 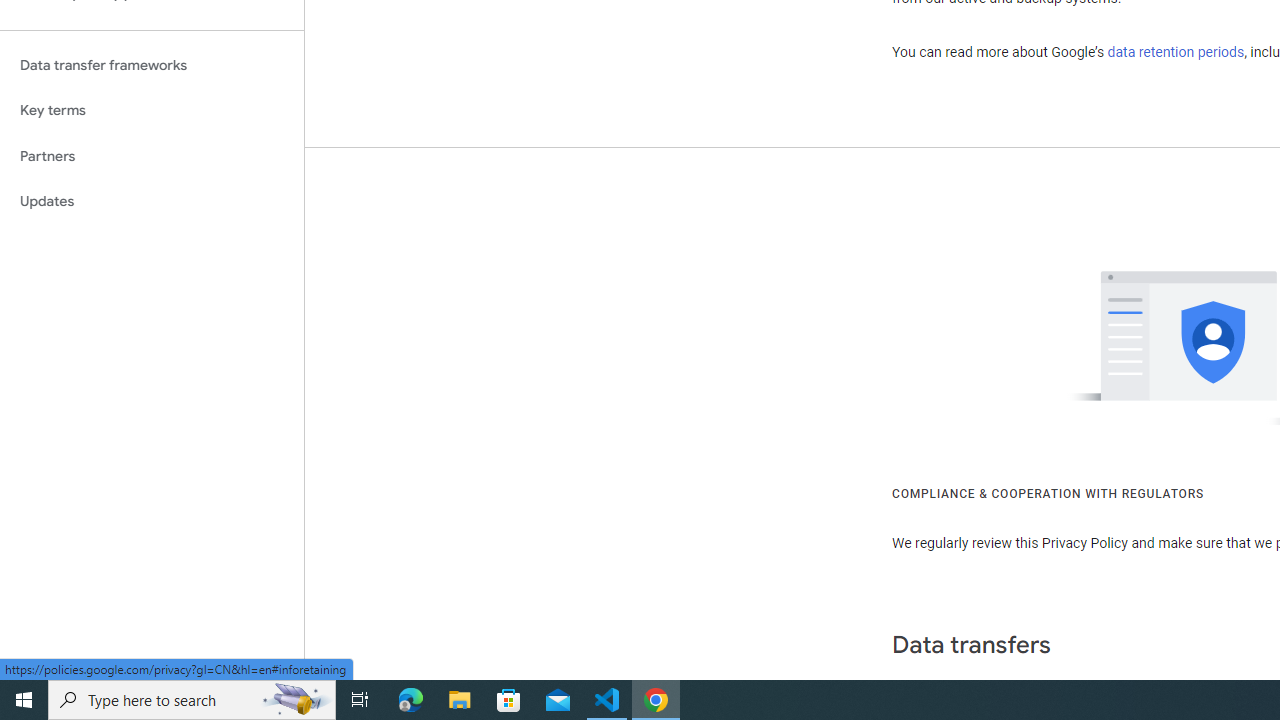 I want to click on 'Key terms', so click(x=151, y=110).